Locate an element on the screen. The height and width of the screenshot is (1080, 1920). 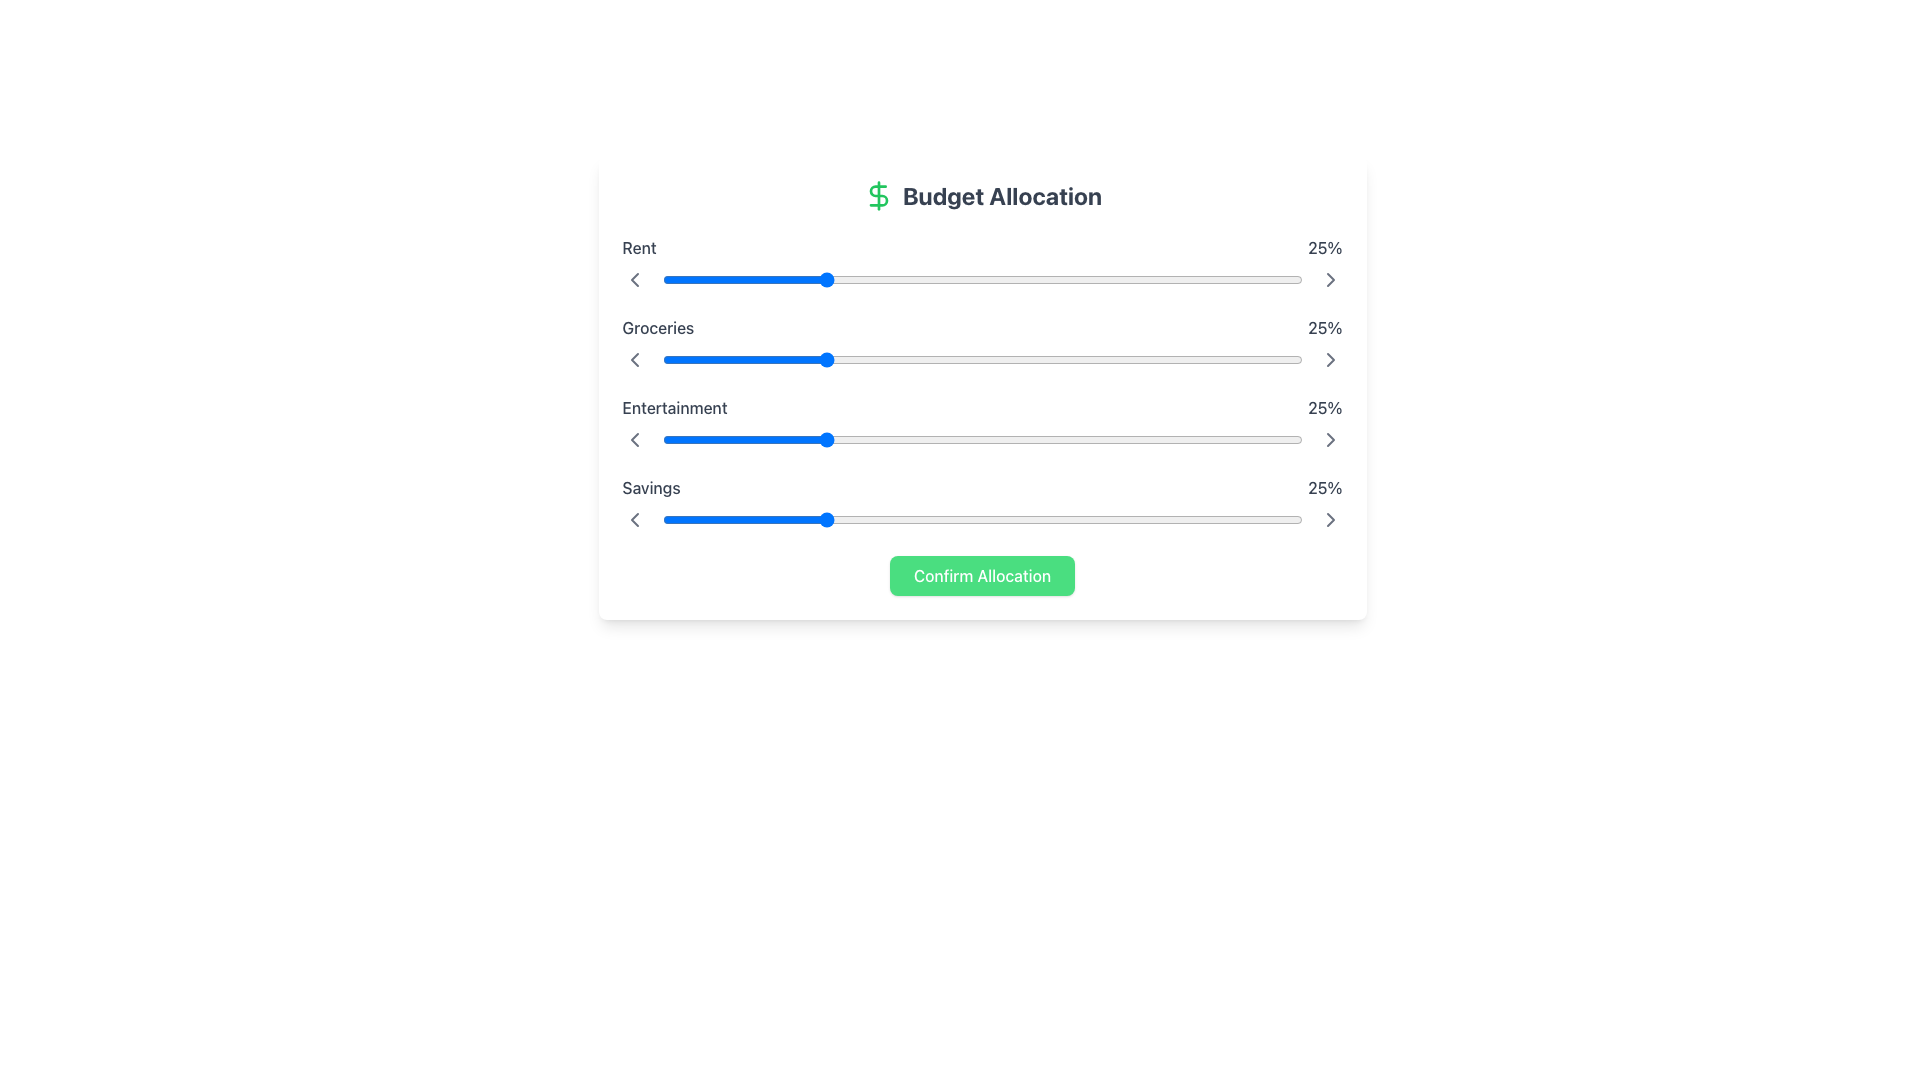
the slider value is located at coordinates (854, 358).